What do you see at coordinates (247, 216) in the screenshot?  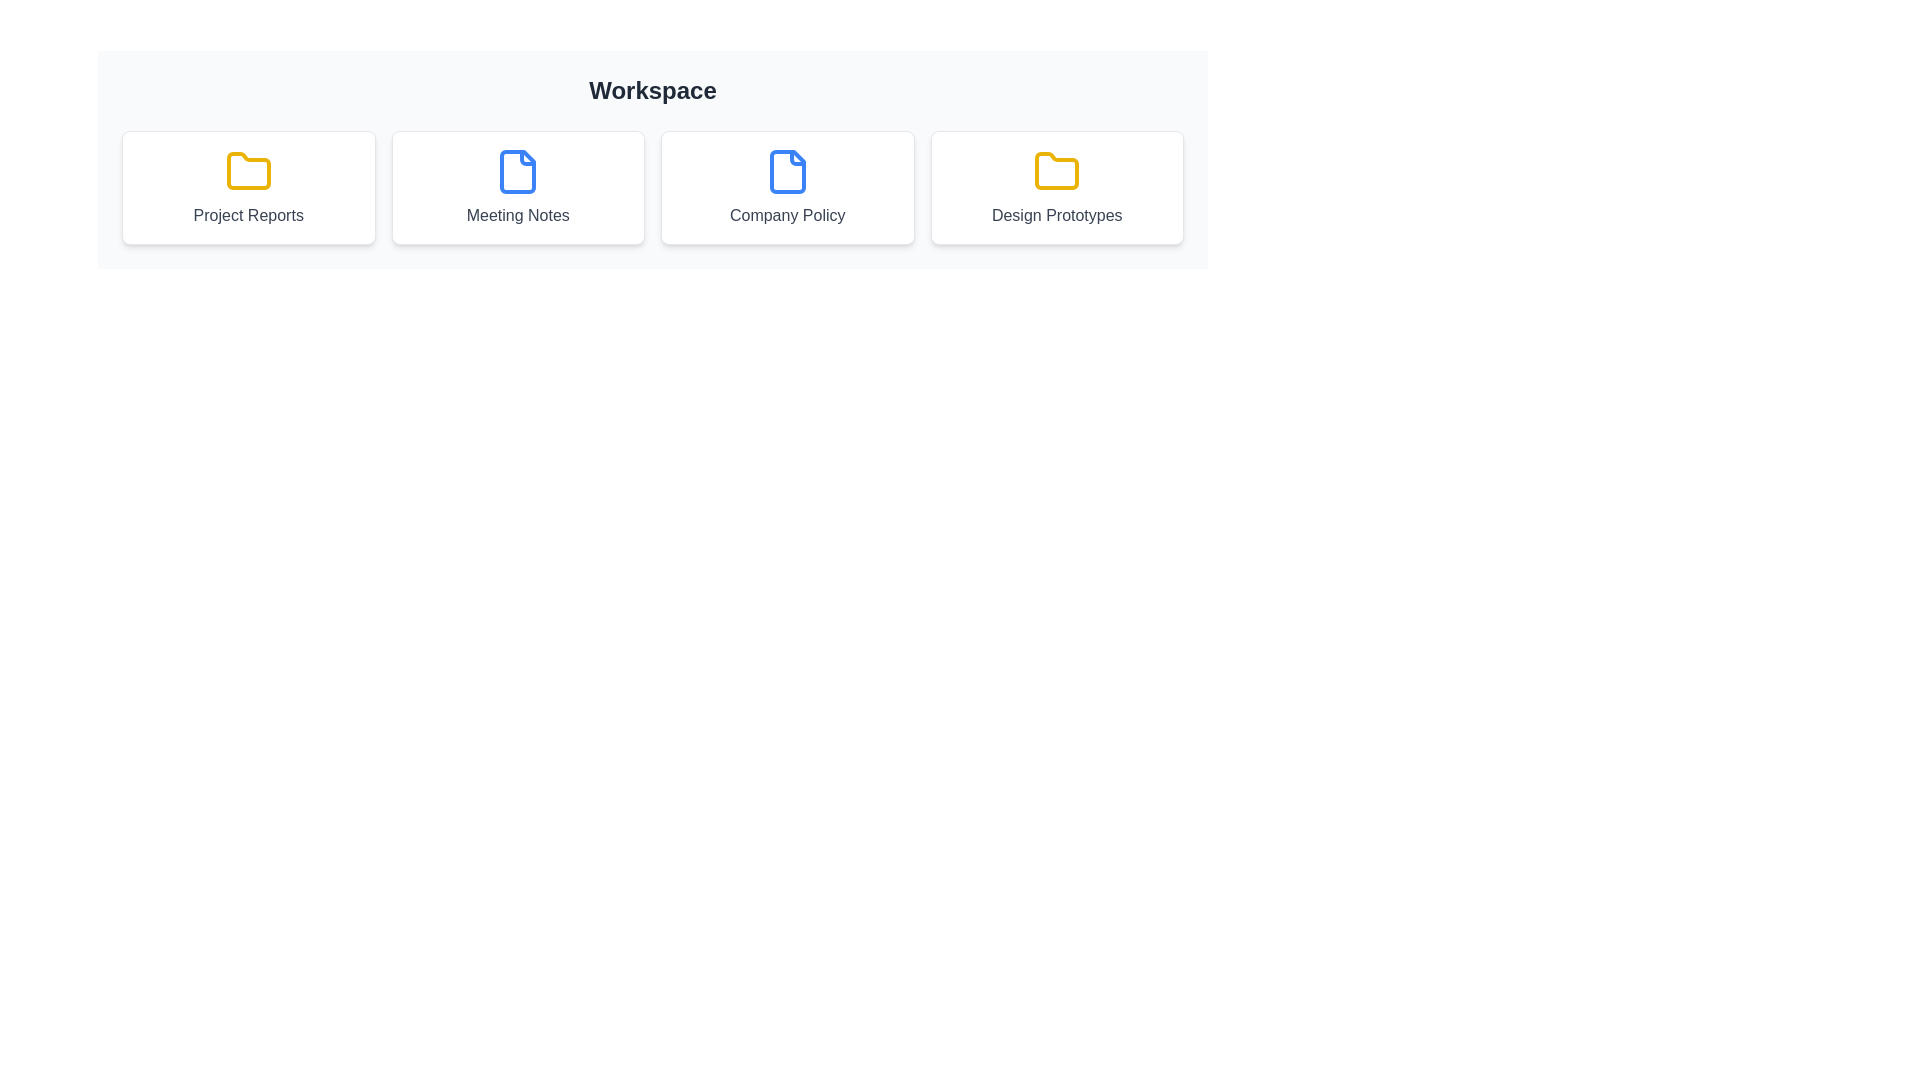 I see `the text label displaying 'Project Reports', which is styled with medium font weight and gray color, located below a yellow folder icon` at bounding box center [247, 216].